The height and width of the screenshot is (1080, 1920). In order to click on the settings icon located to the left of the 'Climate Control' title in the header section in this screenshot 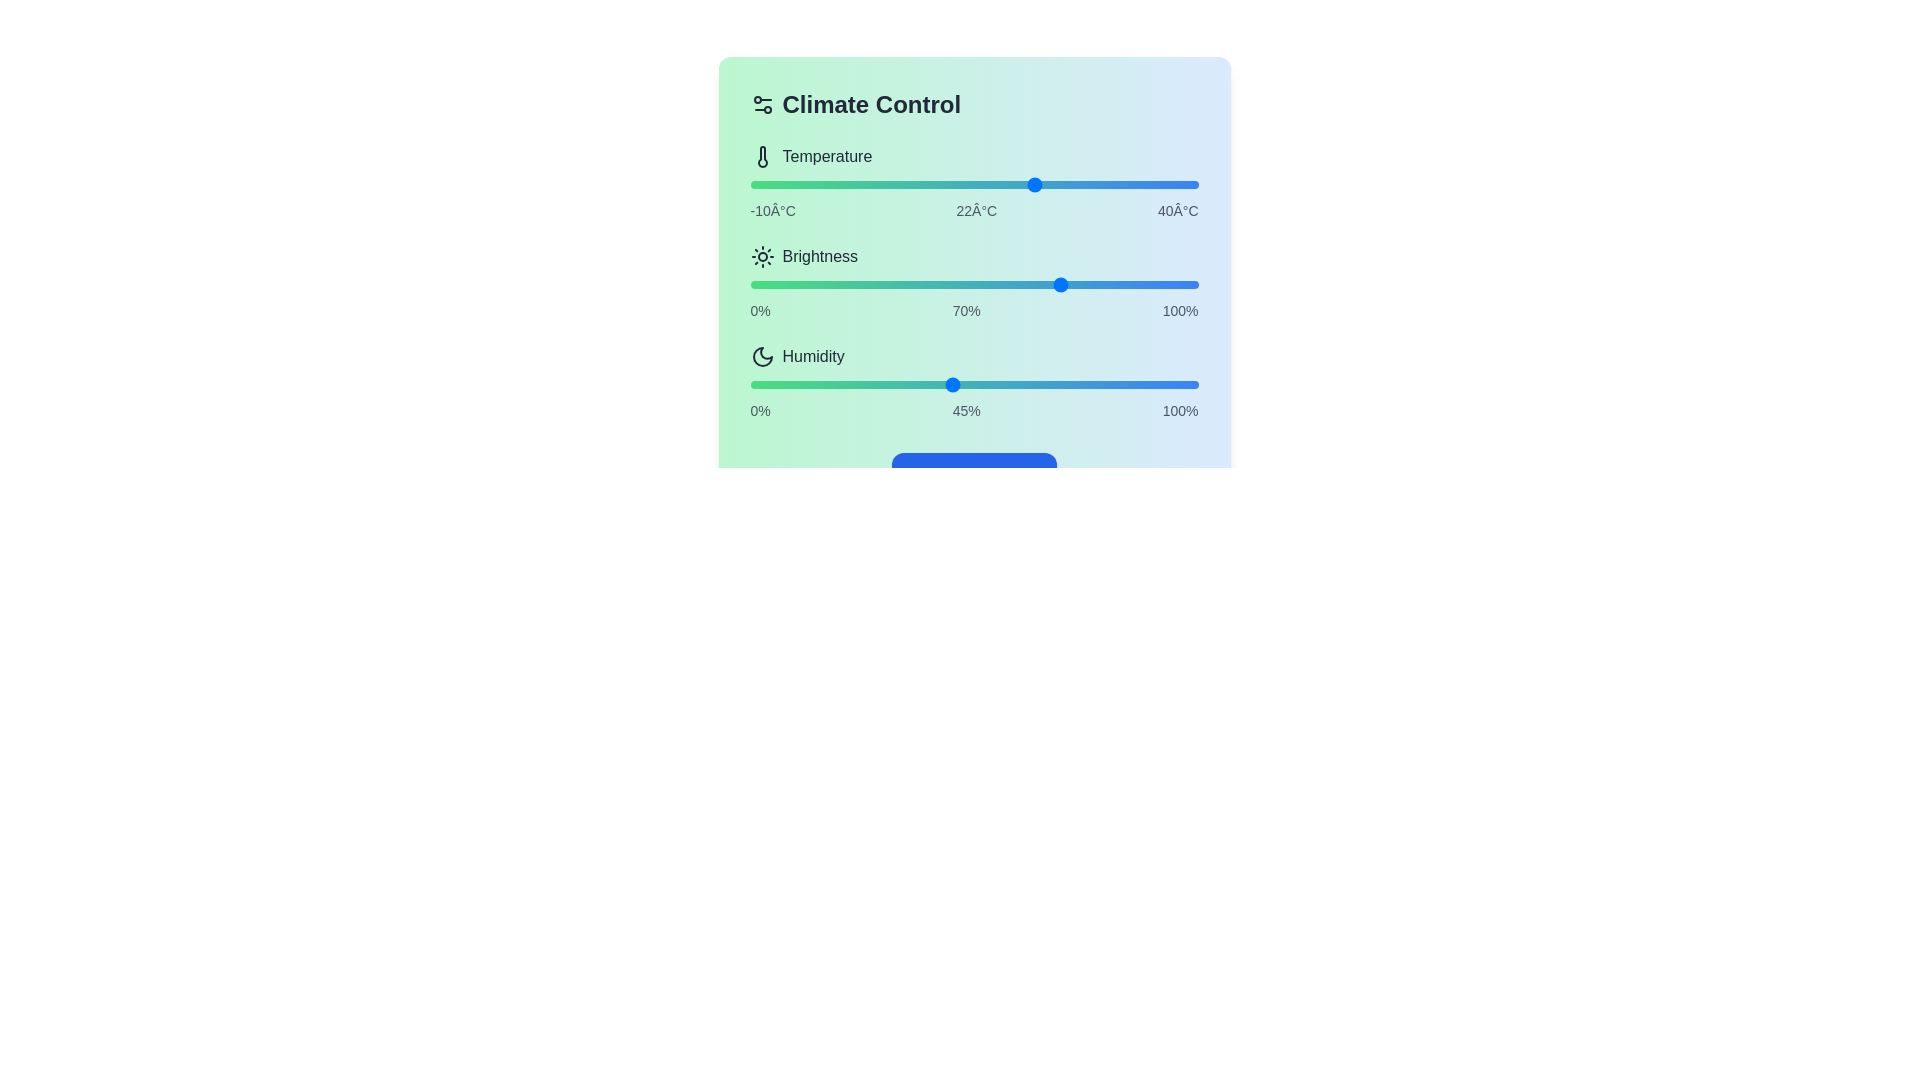, I will do `click(761, 104)`.